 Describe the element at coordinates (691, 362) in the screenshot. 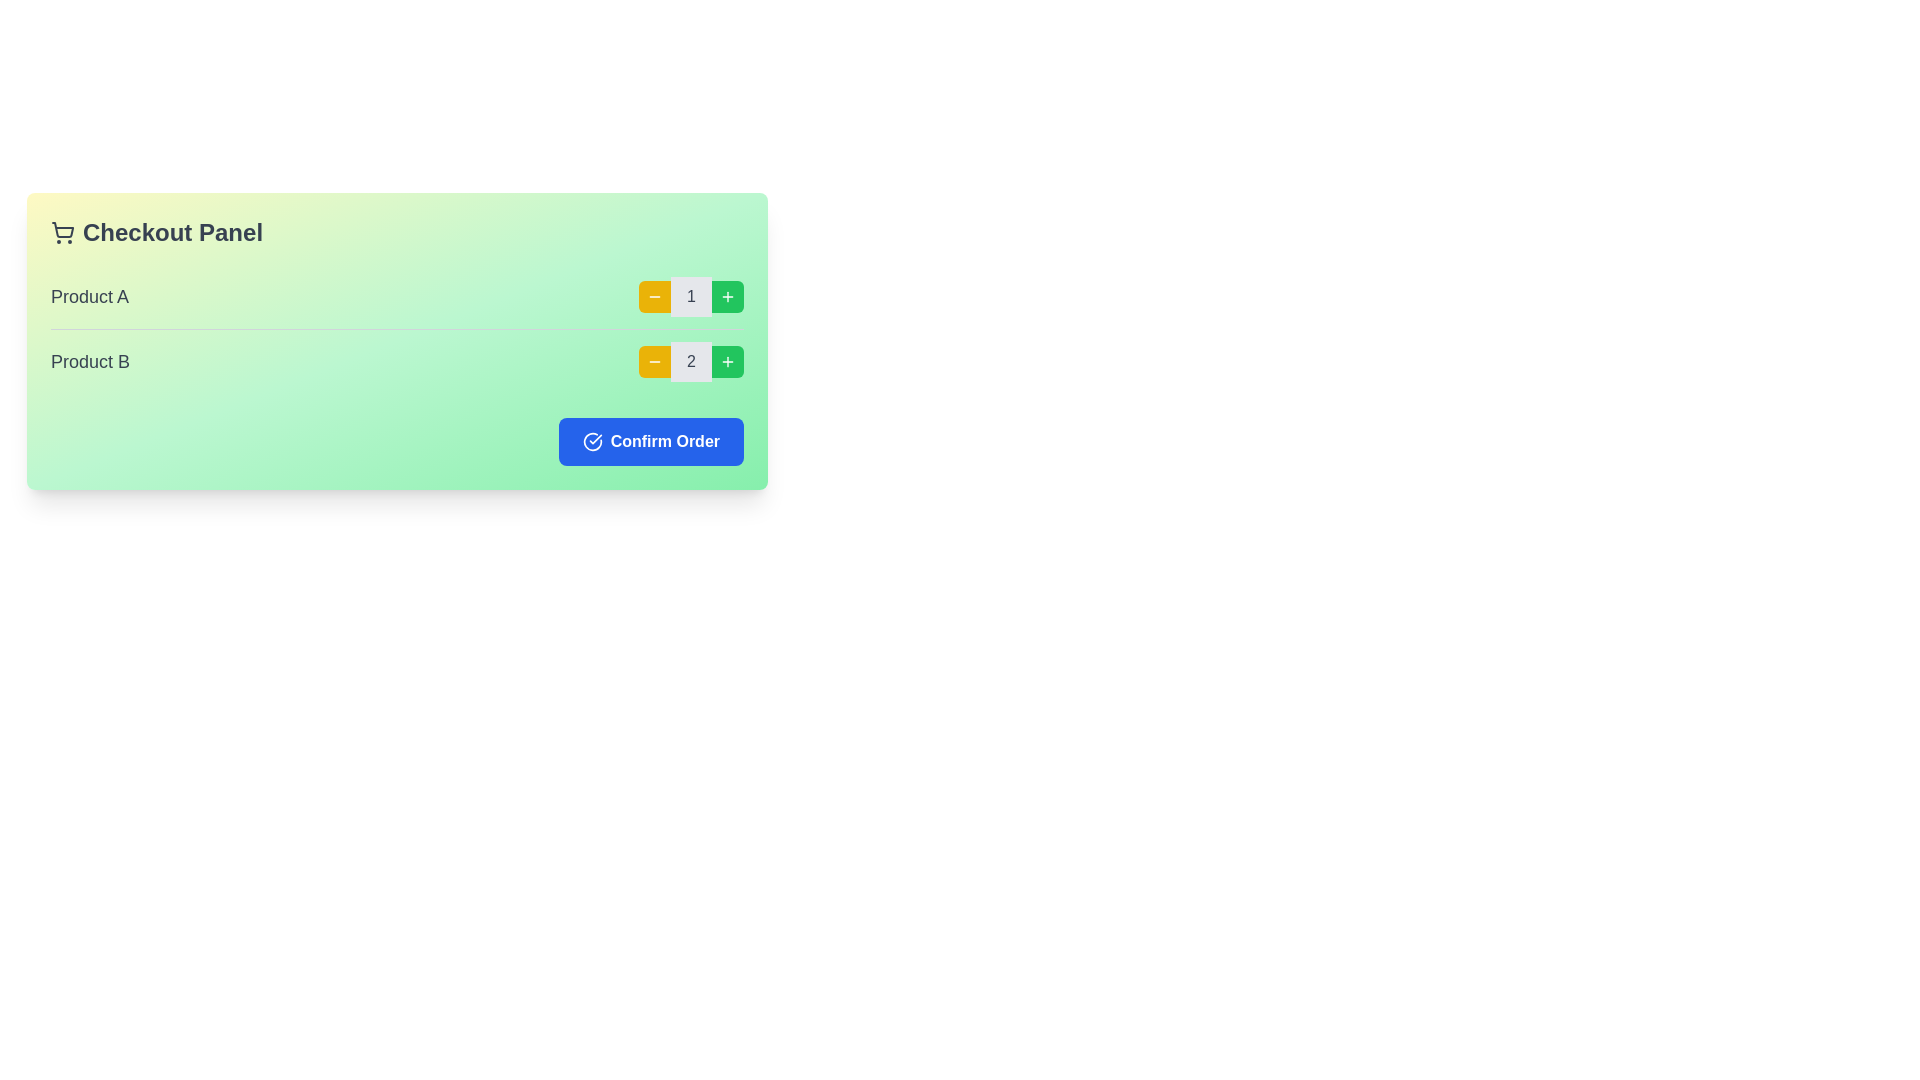

I see `the display text or label that shows the current numeric value or count, located in the second row of the numeric adjustment group, between the '-' yellow button and the '+' green button` at that location.